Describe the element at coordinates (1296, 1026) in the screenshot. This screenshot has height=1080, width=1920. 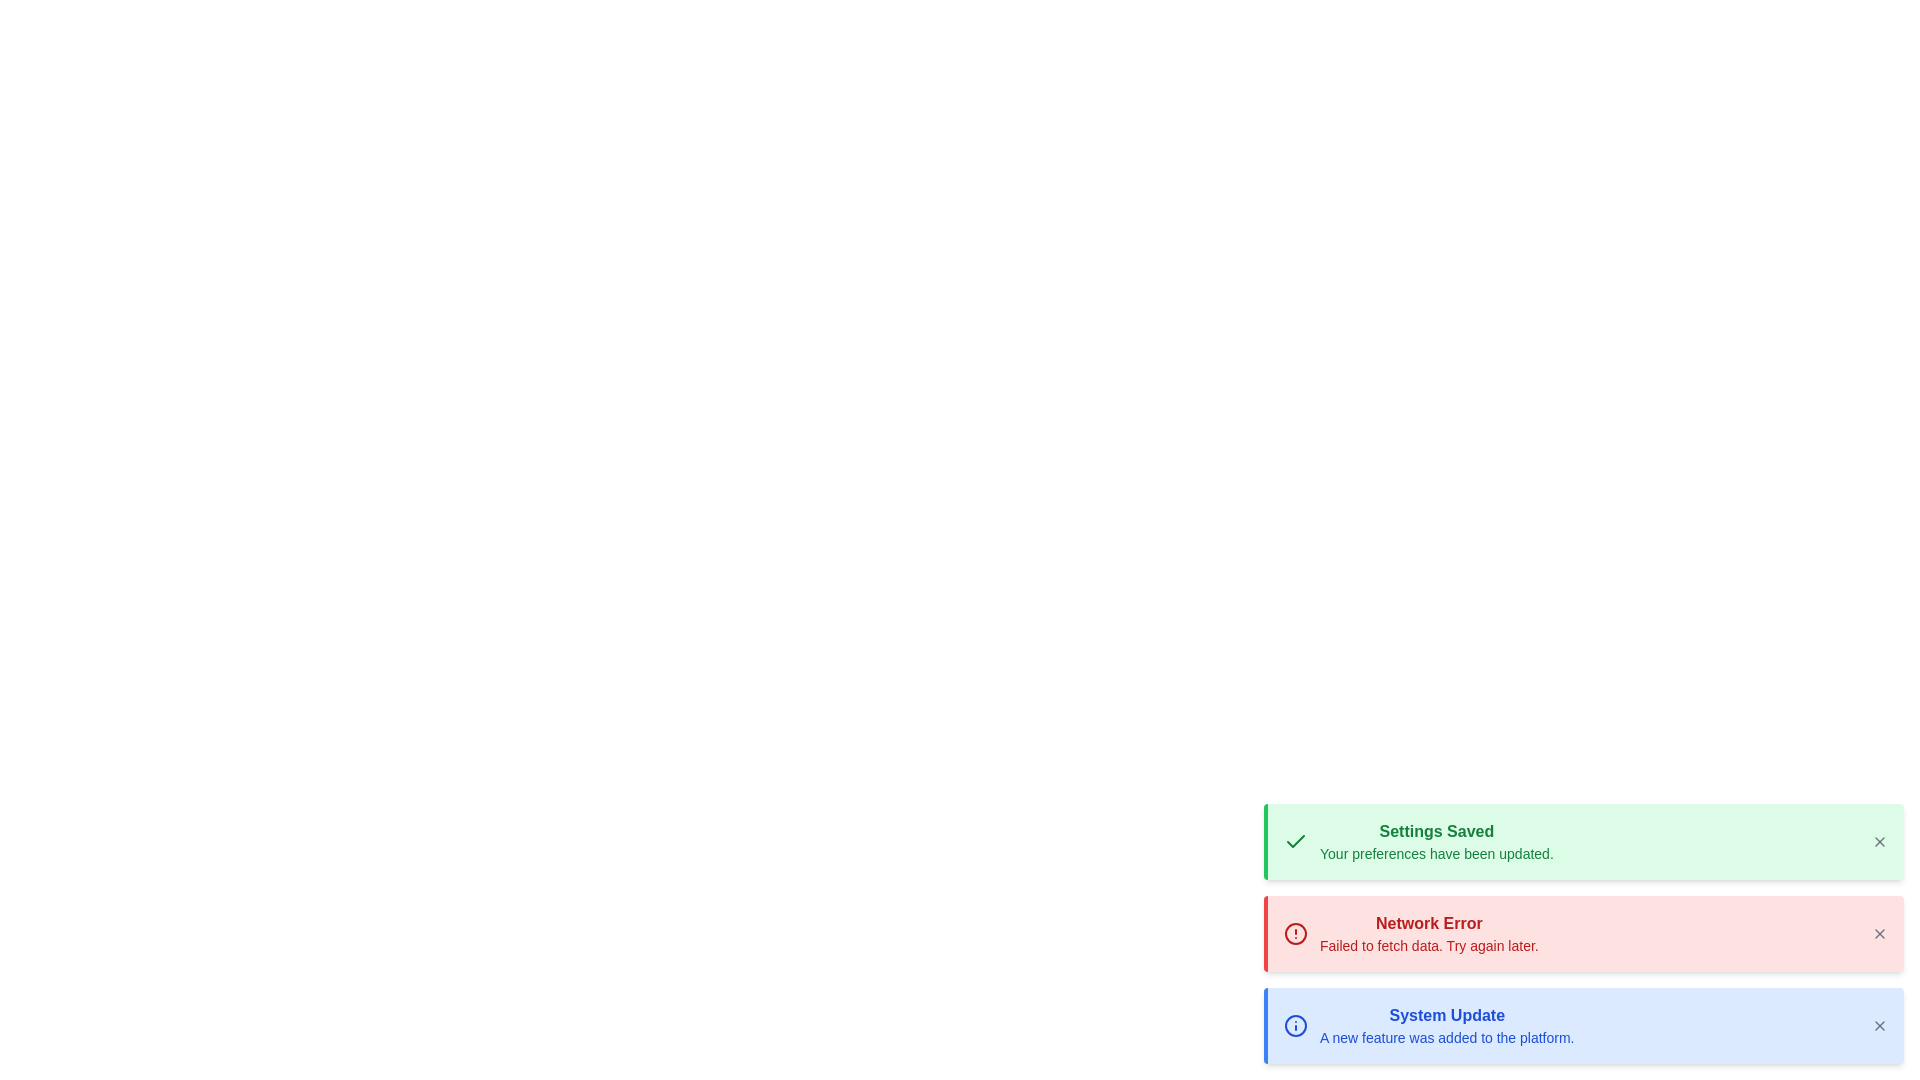
I see `the icon for the 'System Update' notification, which serves as a visual indicator of the notification's context` at that location.